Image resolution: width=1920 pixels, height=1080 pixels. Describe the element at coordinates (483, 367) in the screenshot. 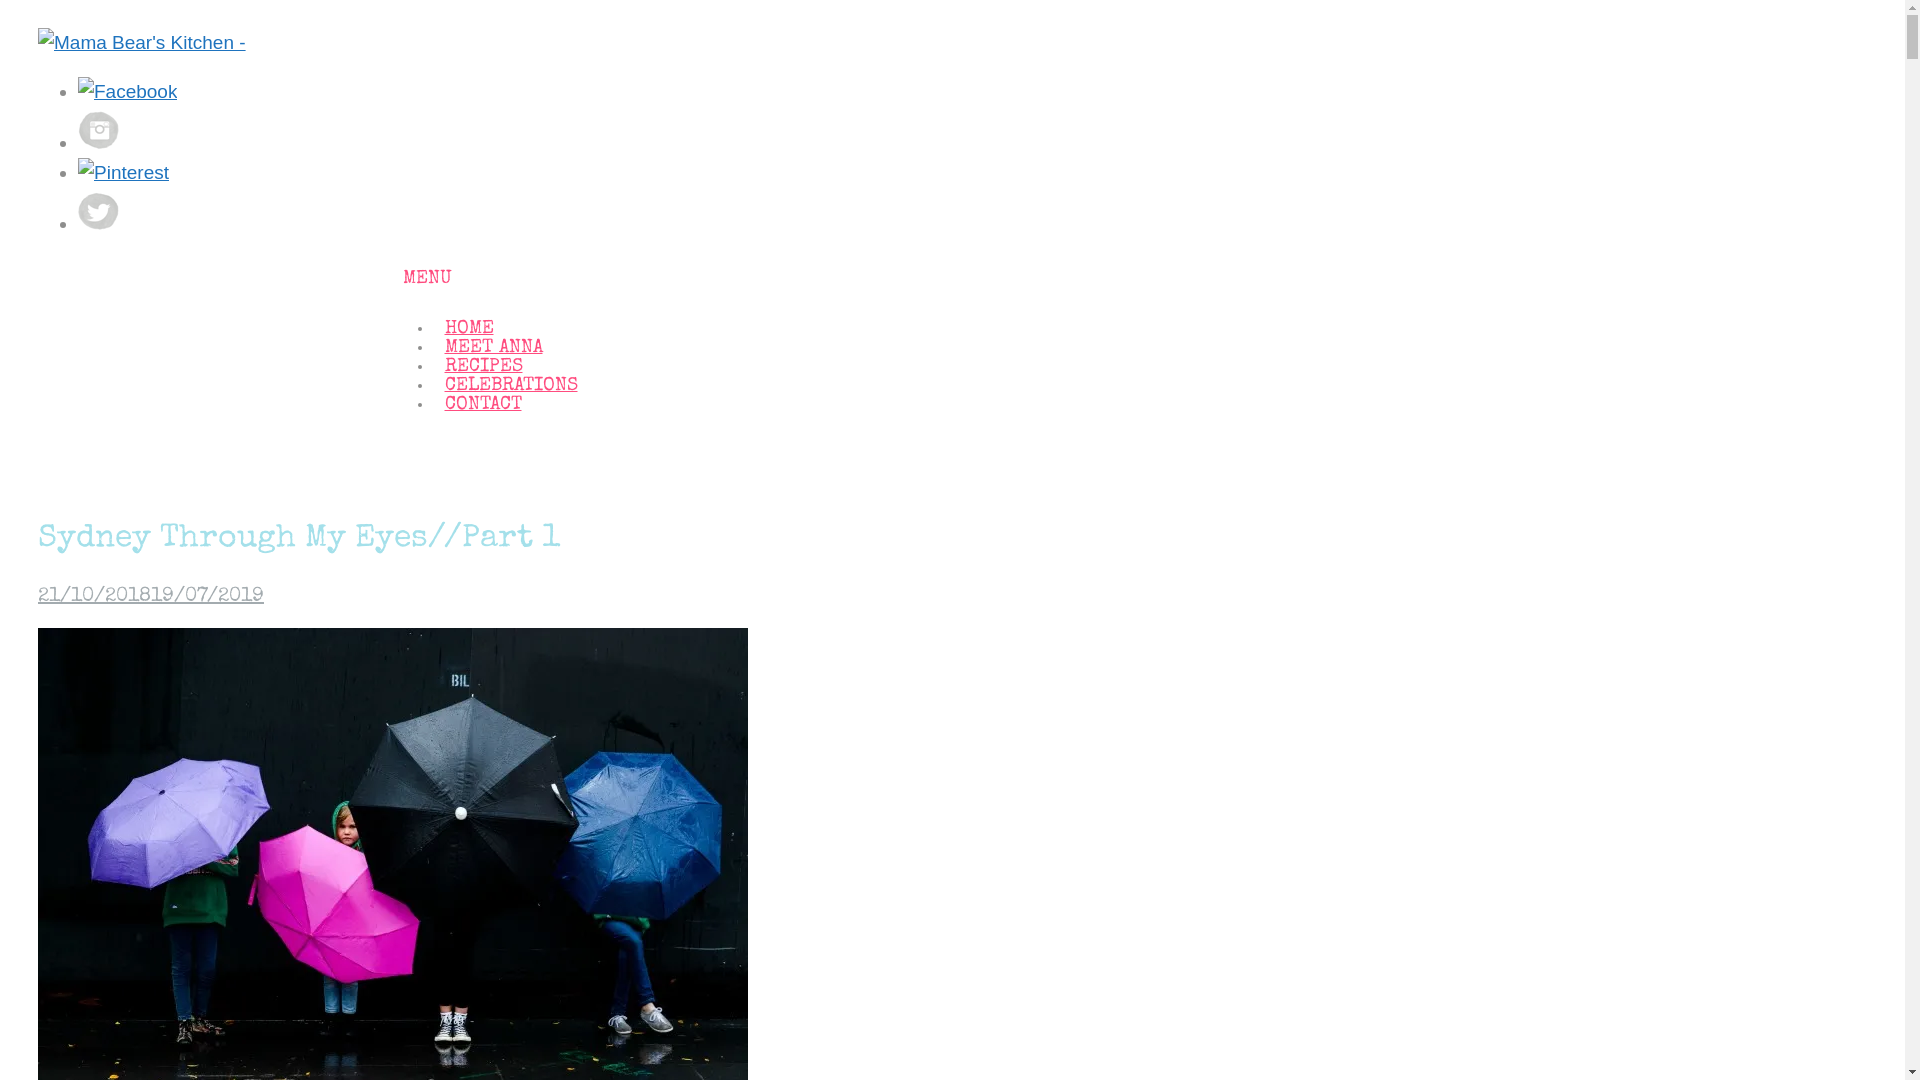

I see `'RECIPES'` at that location.